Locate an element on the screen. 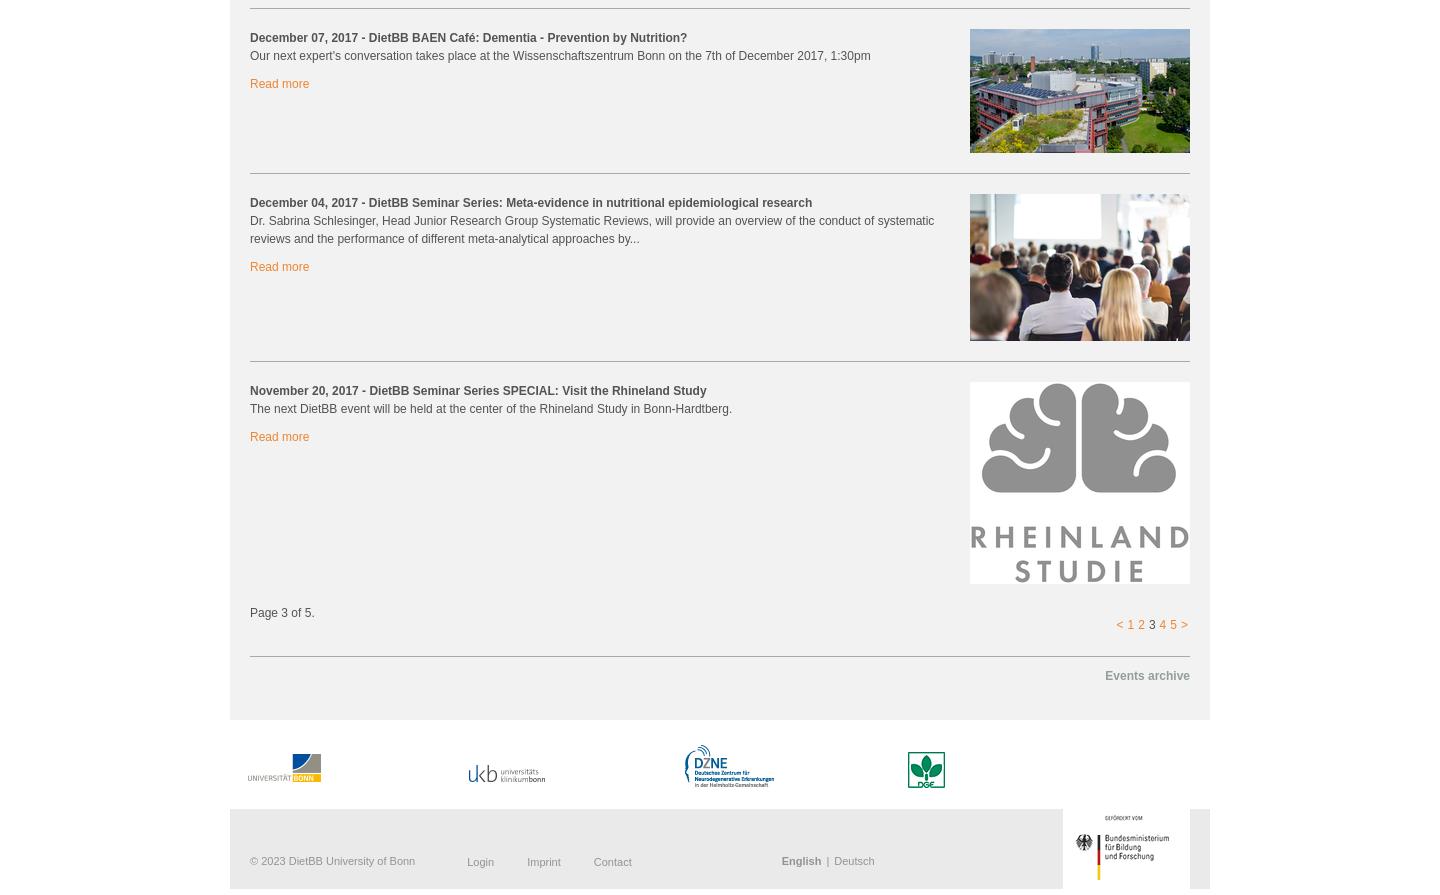 The image size is (1440, 895). '- DietBB Seminar Series: Meta-evidence in nutritional epidemiological research' is located at coordinates (586, 202).